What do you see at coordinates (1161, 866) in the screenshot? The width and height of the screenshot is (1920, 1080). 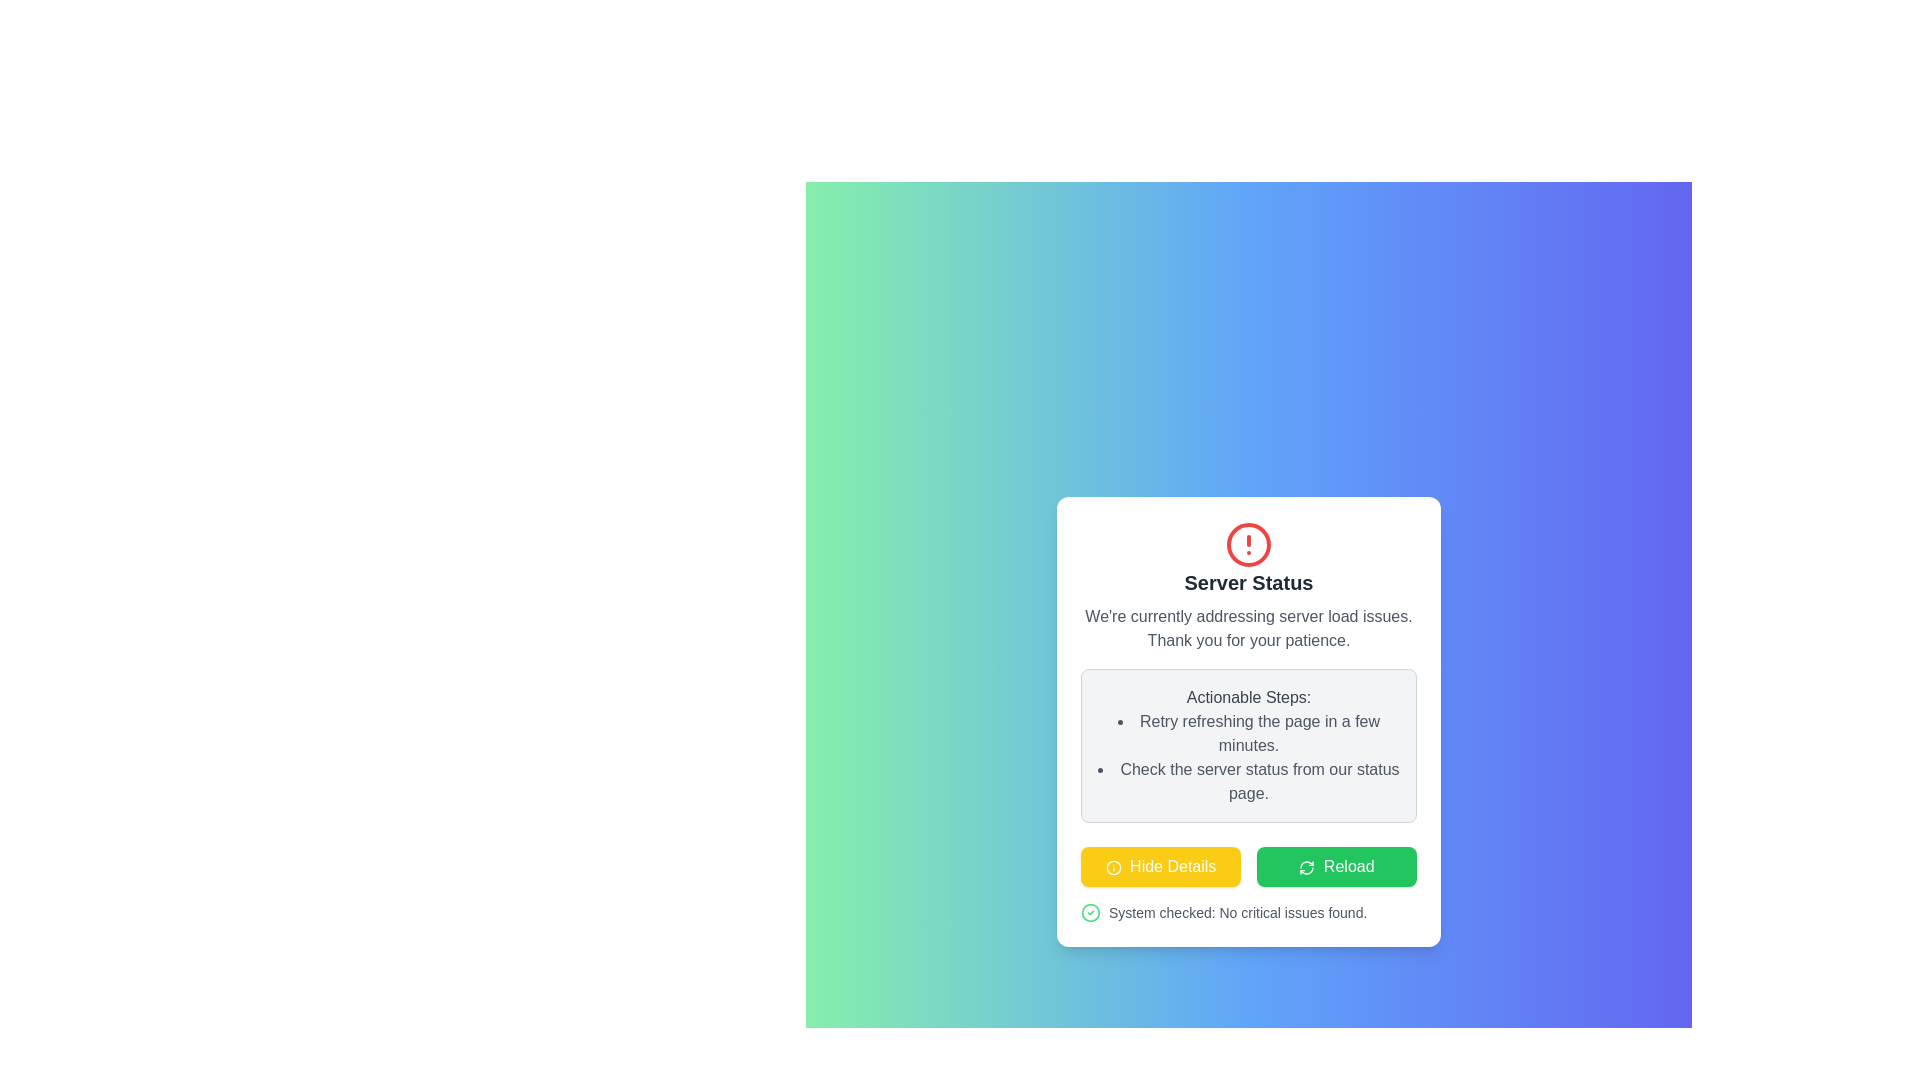 I see `the yellow rectangular button labeled 'Hide Details' with an information icon` at bounding box center [1161, 866].